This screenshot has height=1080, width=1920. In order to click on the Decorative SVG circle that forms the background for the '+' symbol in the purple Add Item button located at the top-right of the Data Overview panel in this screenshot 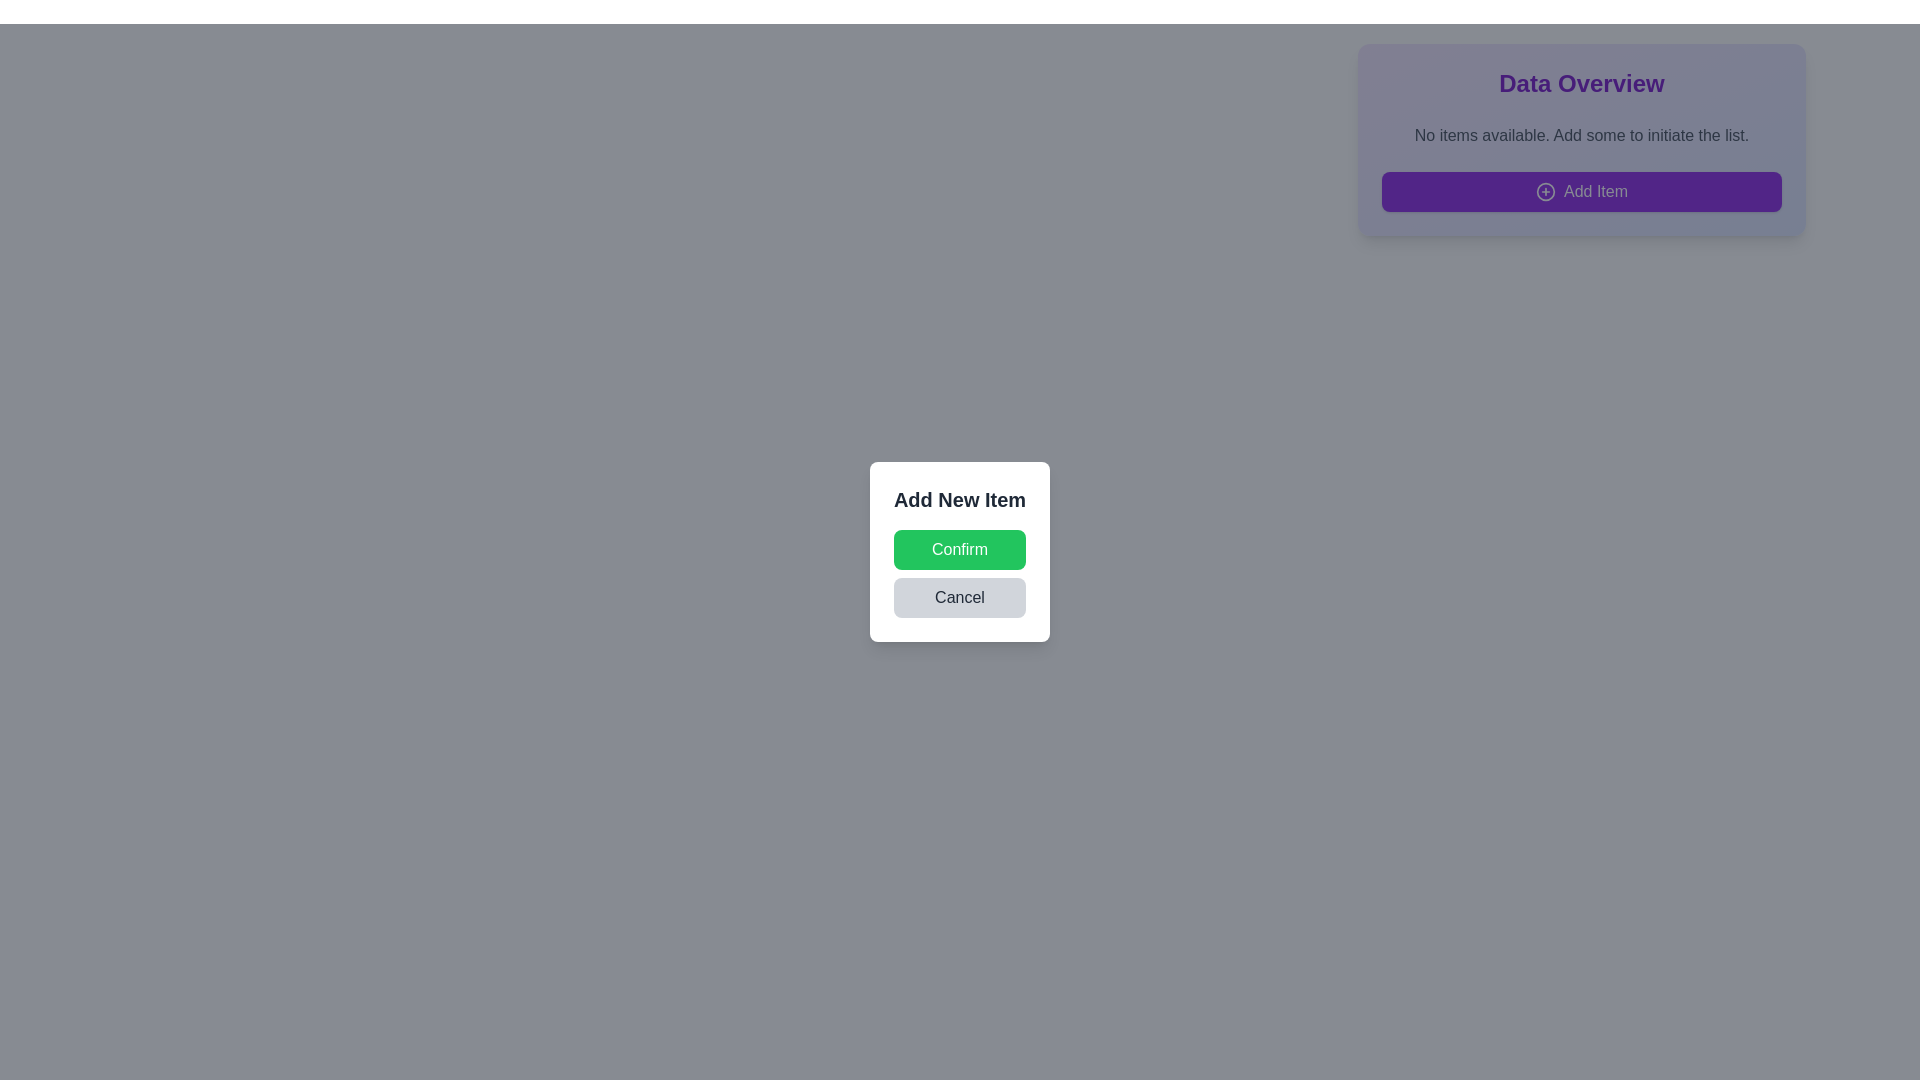, I will do `click(1544, 192)`.